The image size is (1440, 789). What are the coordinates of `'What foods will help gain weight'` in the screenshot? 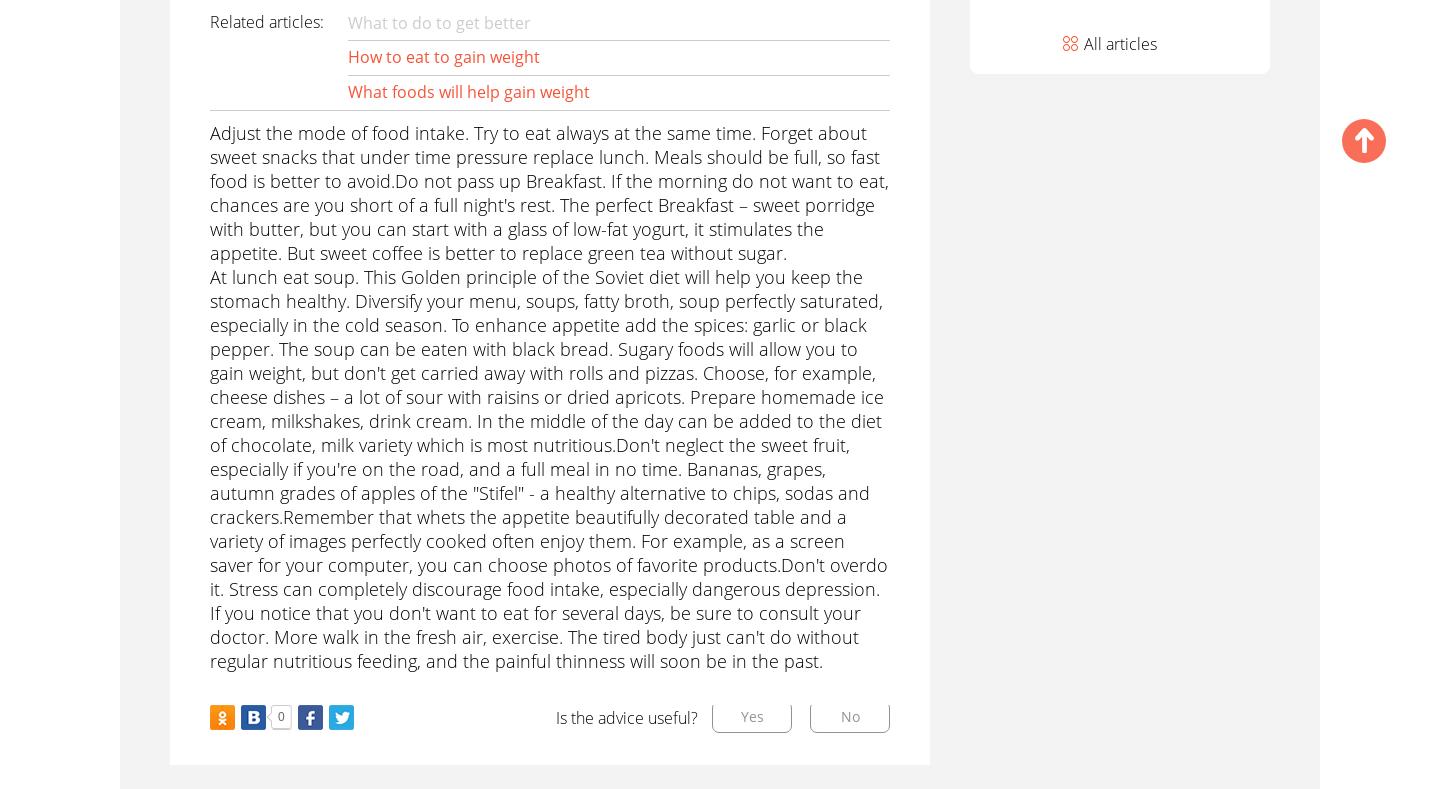 It's located at (468, 91).